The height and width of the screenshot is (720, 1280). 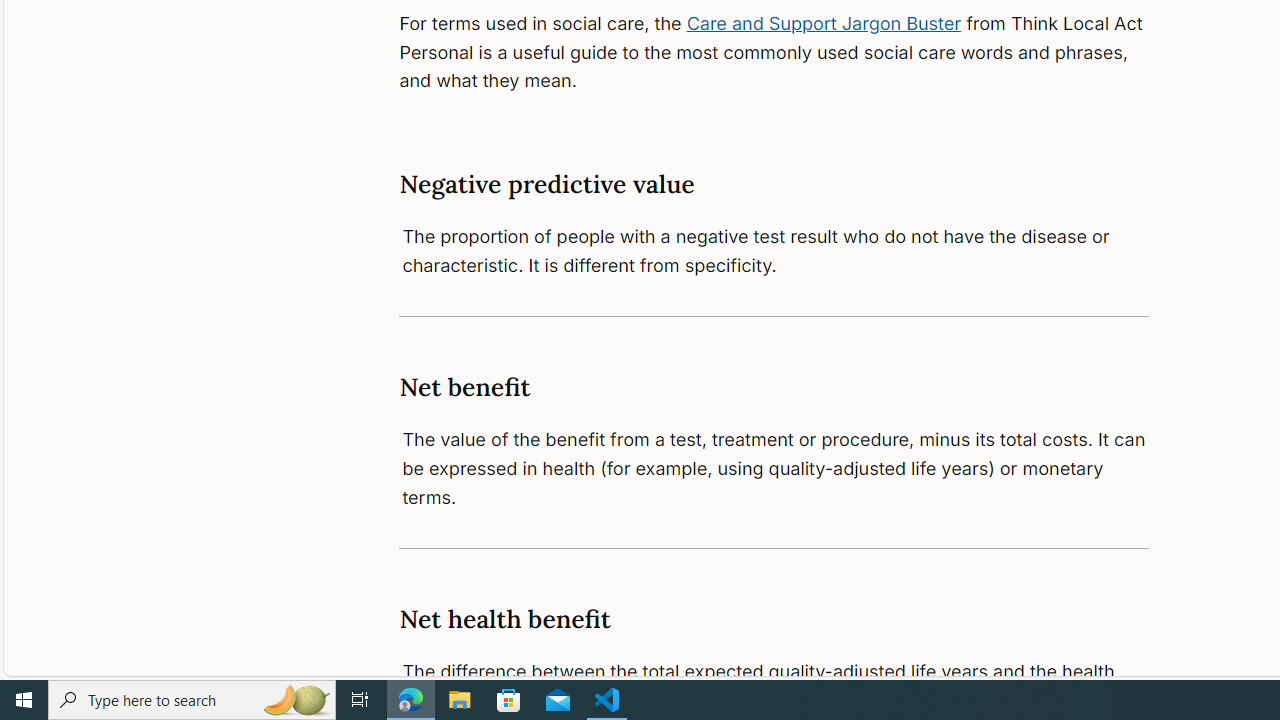 What do you see at coordinates (824, 23) in the screenshot?
I see `'Care and Support Jargon Buster'` at bounding box center [824, 23].